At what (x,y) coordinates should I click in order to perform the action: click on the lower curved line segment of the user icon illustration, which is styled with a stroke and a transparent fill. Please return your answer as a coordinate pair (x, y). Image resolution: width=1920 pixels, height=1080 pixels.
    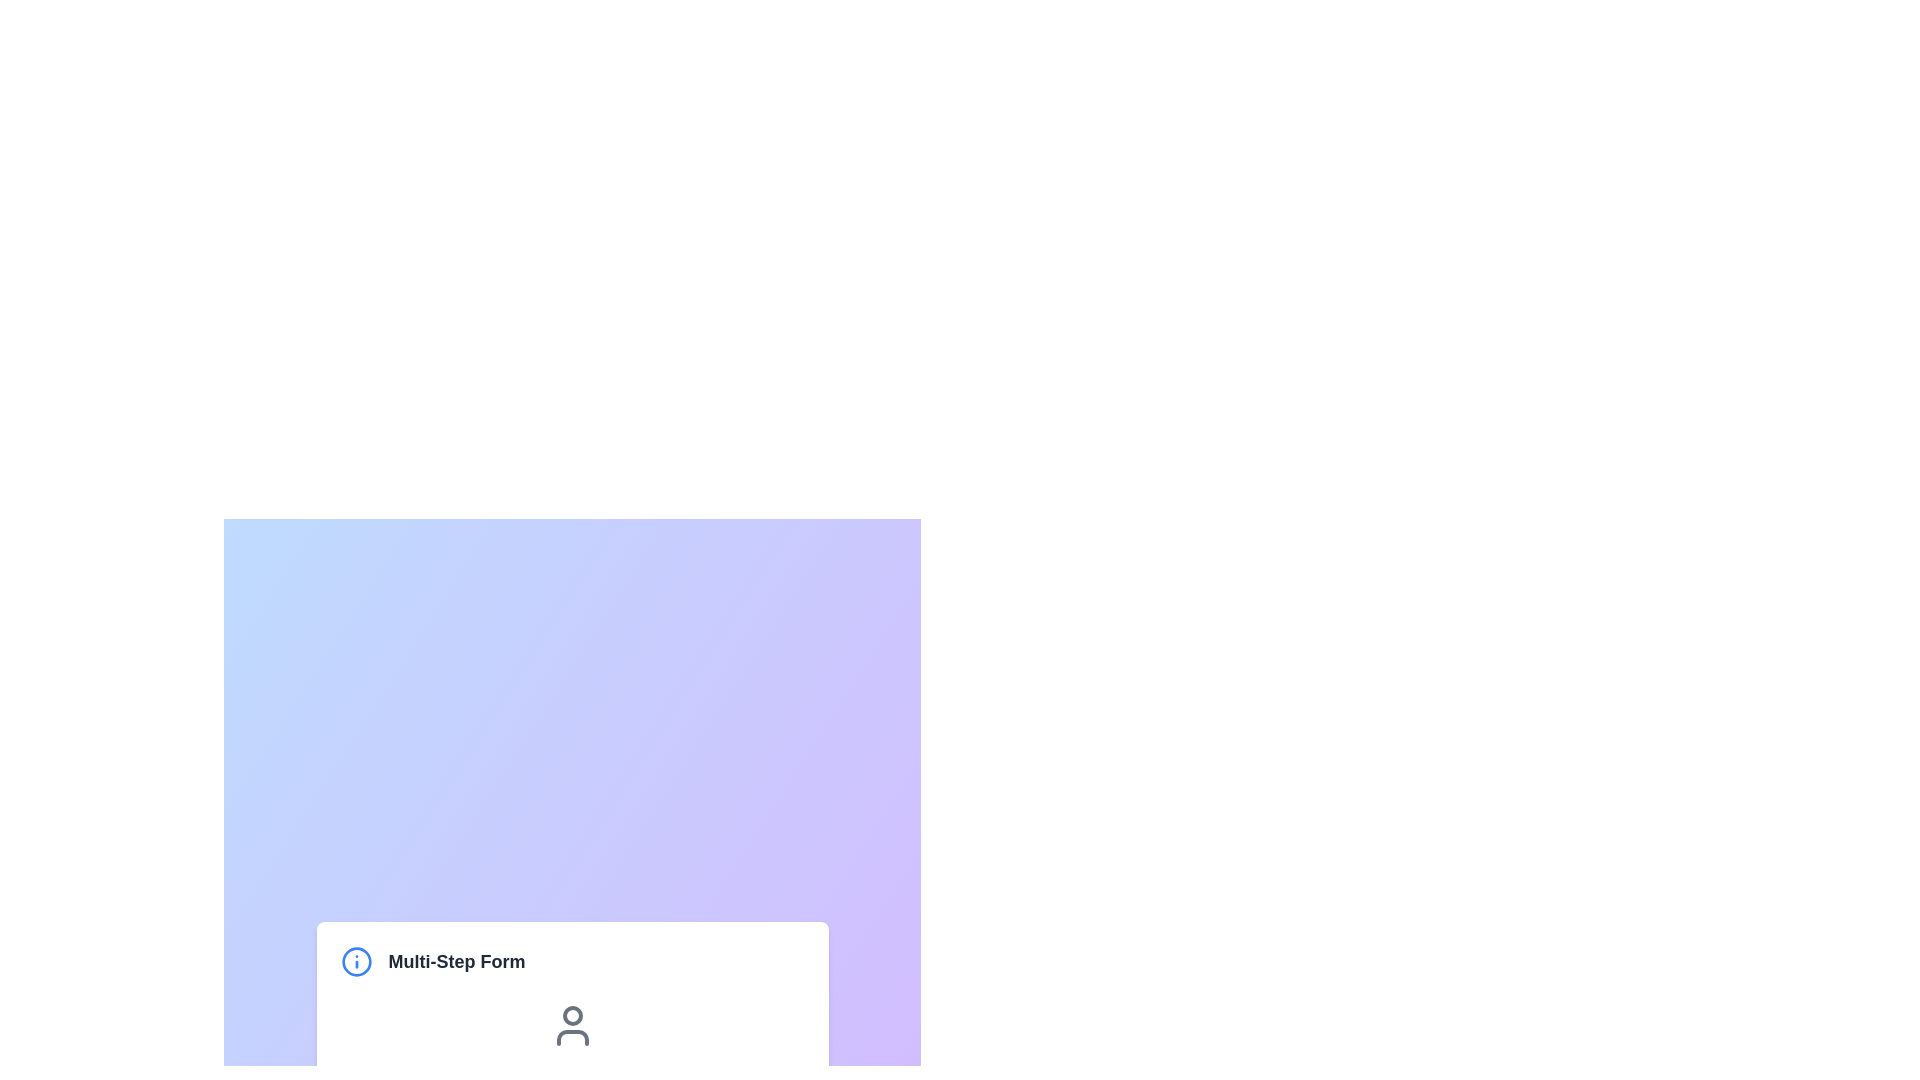
    Looking at the image, I should click on (571, 1036).